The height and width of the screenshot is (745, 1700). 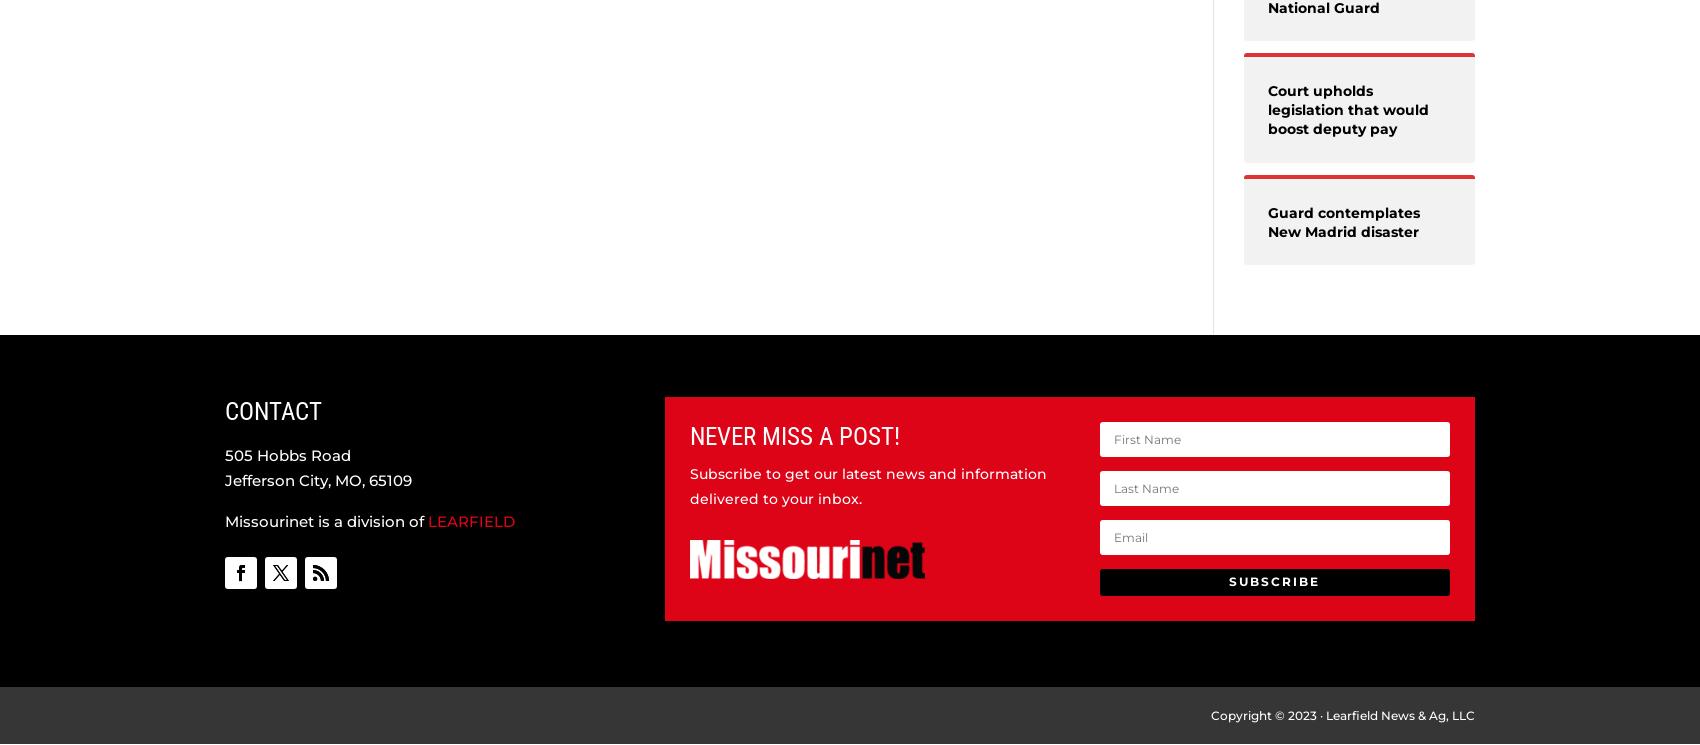 What do you see at coordinates (1343, 714) in the screenshot?
I see `'Copyright © 2023 · Learfield News & Ag, LLC'` at bounding box center [1343, 714].